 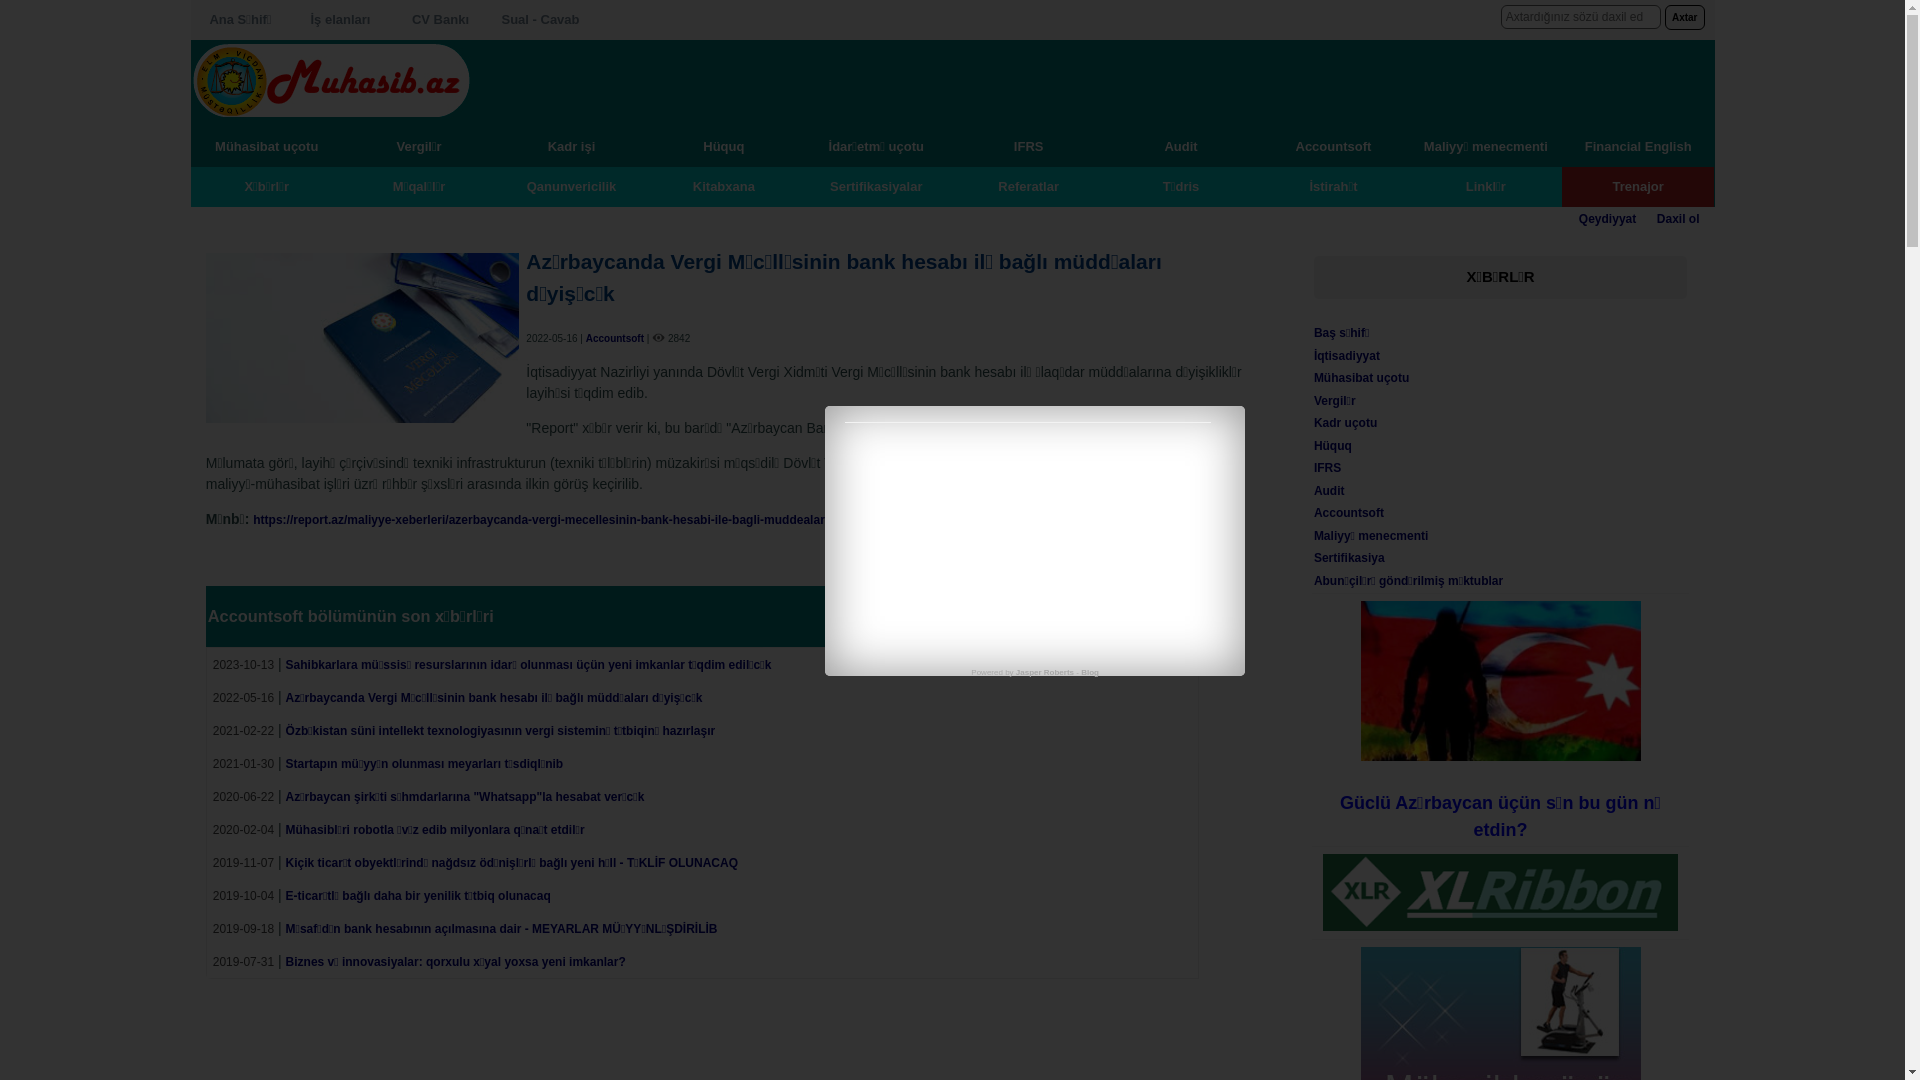 I want to click on 'Qanunvericilik', so click(x=570, y=185).